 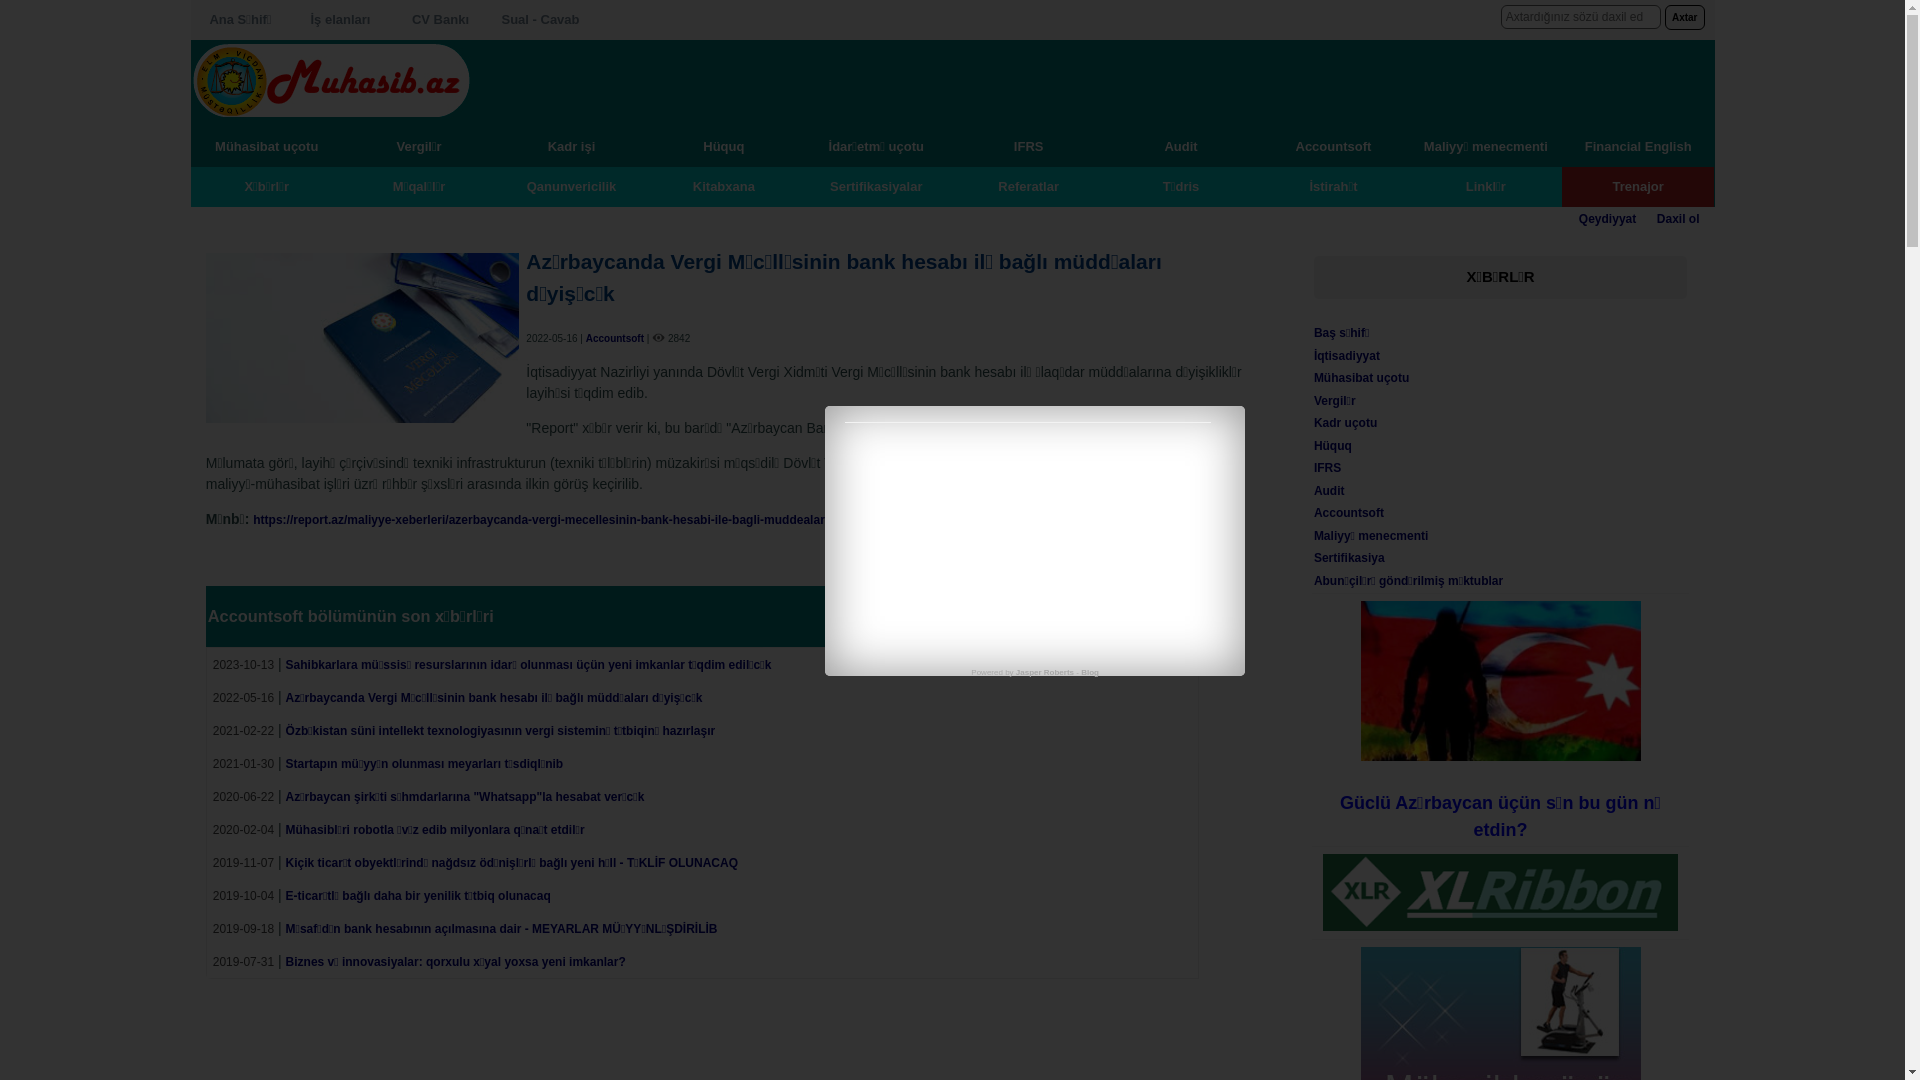 I want to click on 'Qanunvericilik', so click(x=570, y=185).